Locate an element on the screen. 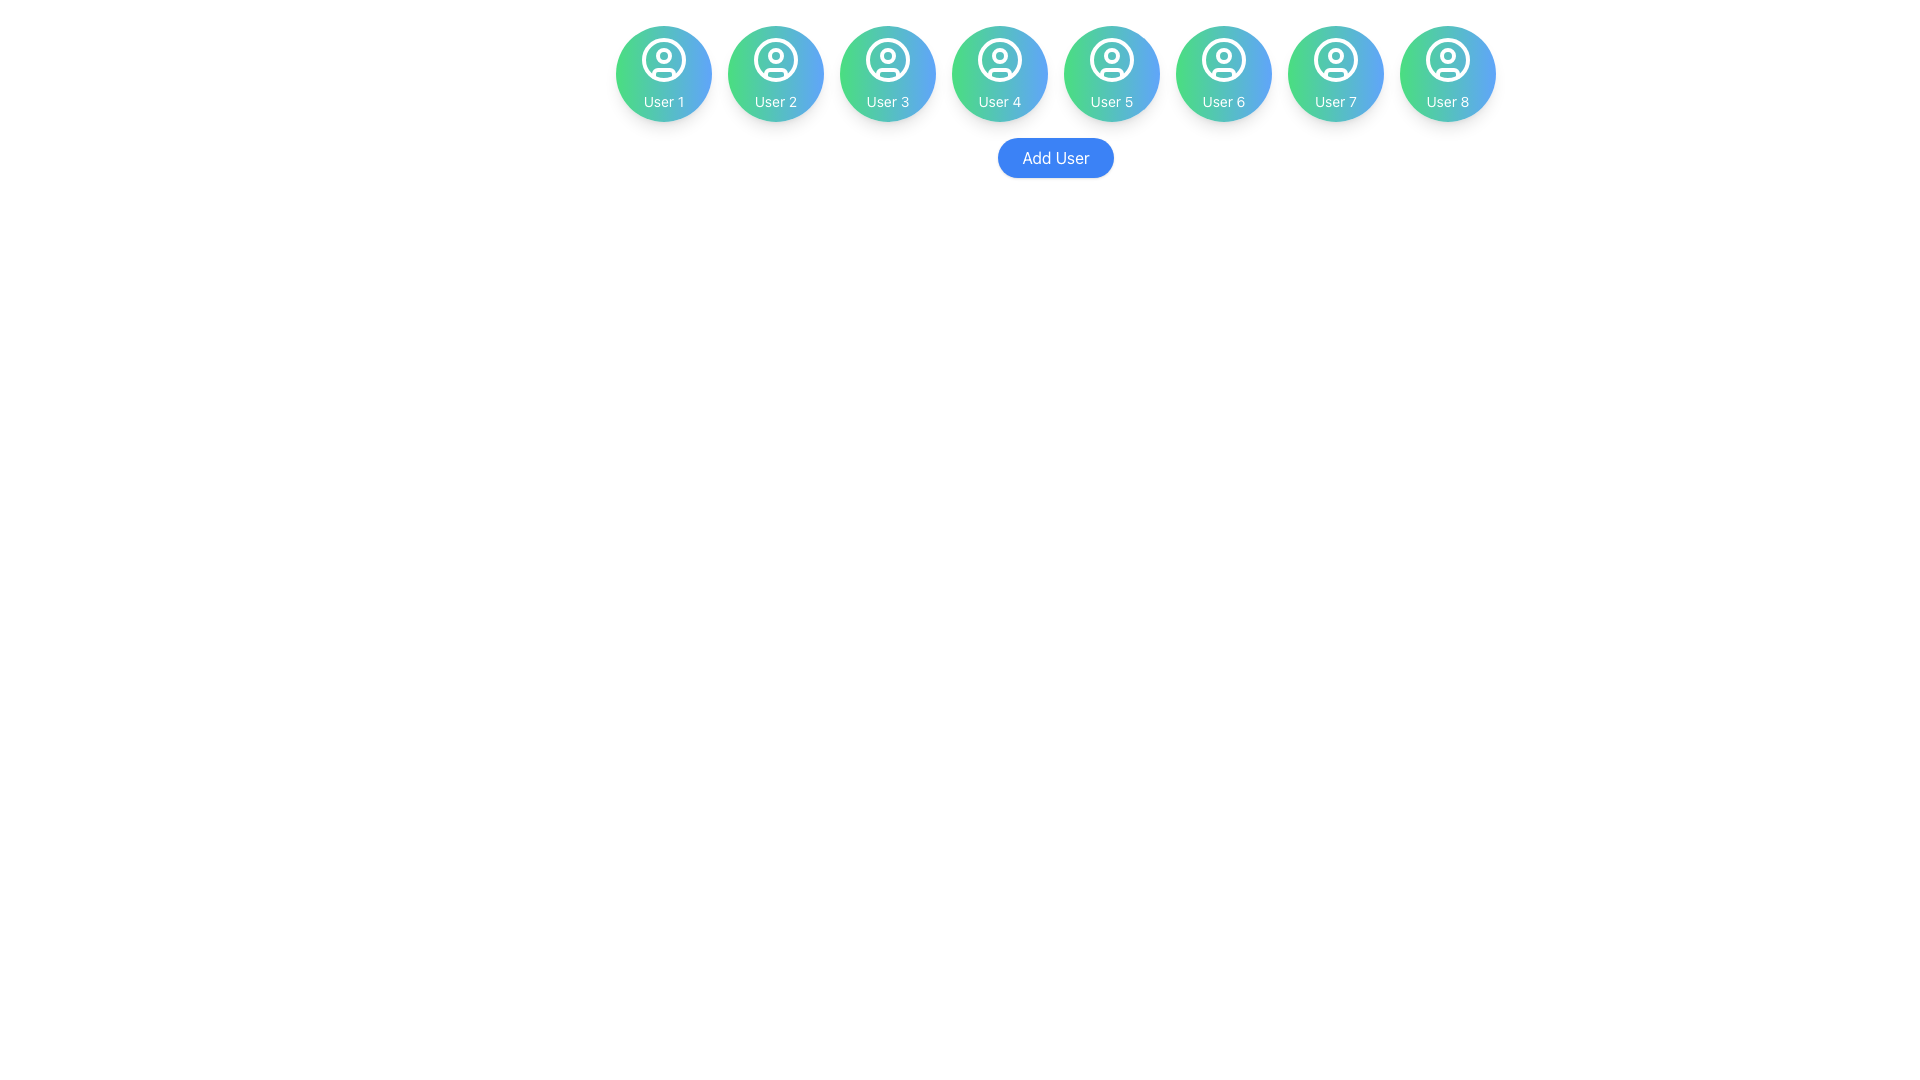  the user silhouette icon for 'User 6' is located at coordinates (1223, 59).